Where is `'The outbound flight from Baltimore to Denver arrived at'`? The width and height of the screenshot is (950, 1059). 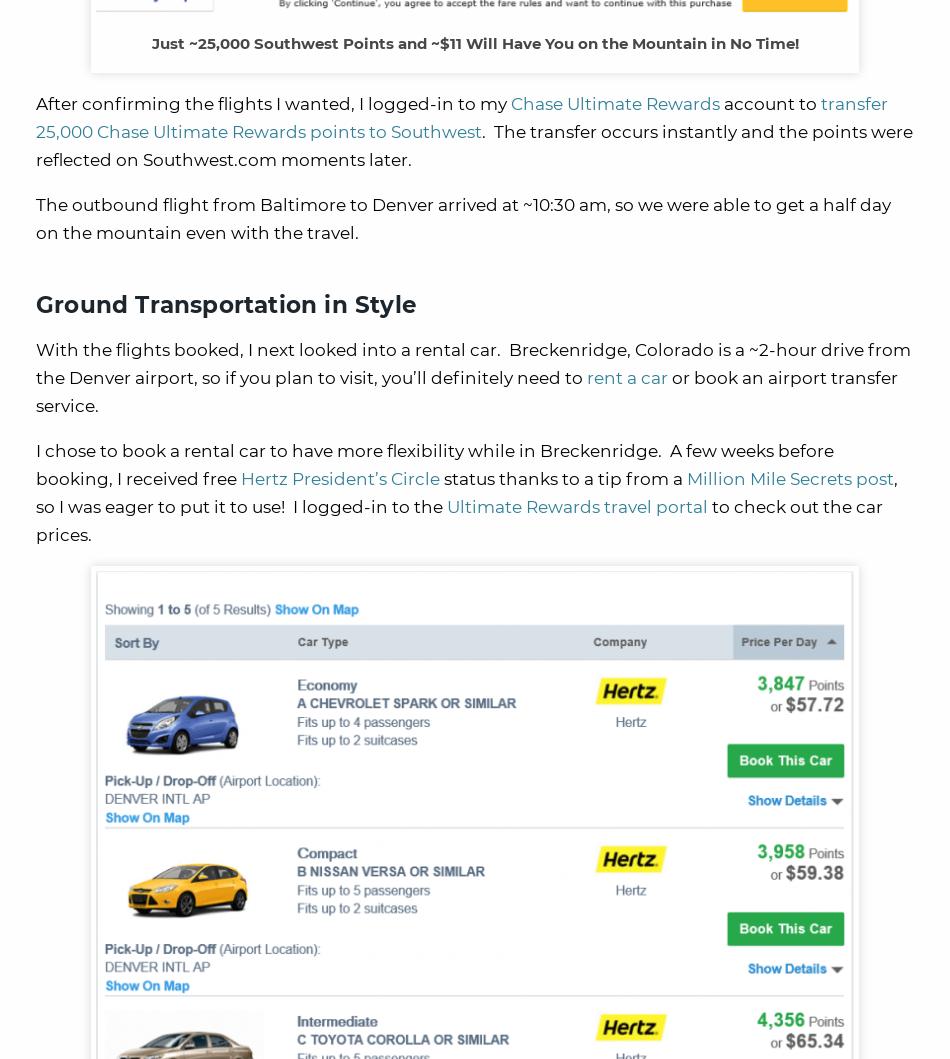 'The outbound flight from Baltimore to Denver arrived at' is located at coordinates (278, 202).